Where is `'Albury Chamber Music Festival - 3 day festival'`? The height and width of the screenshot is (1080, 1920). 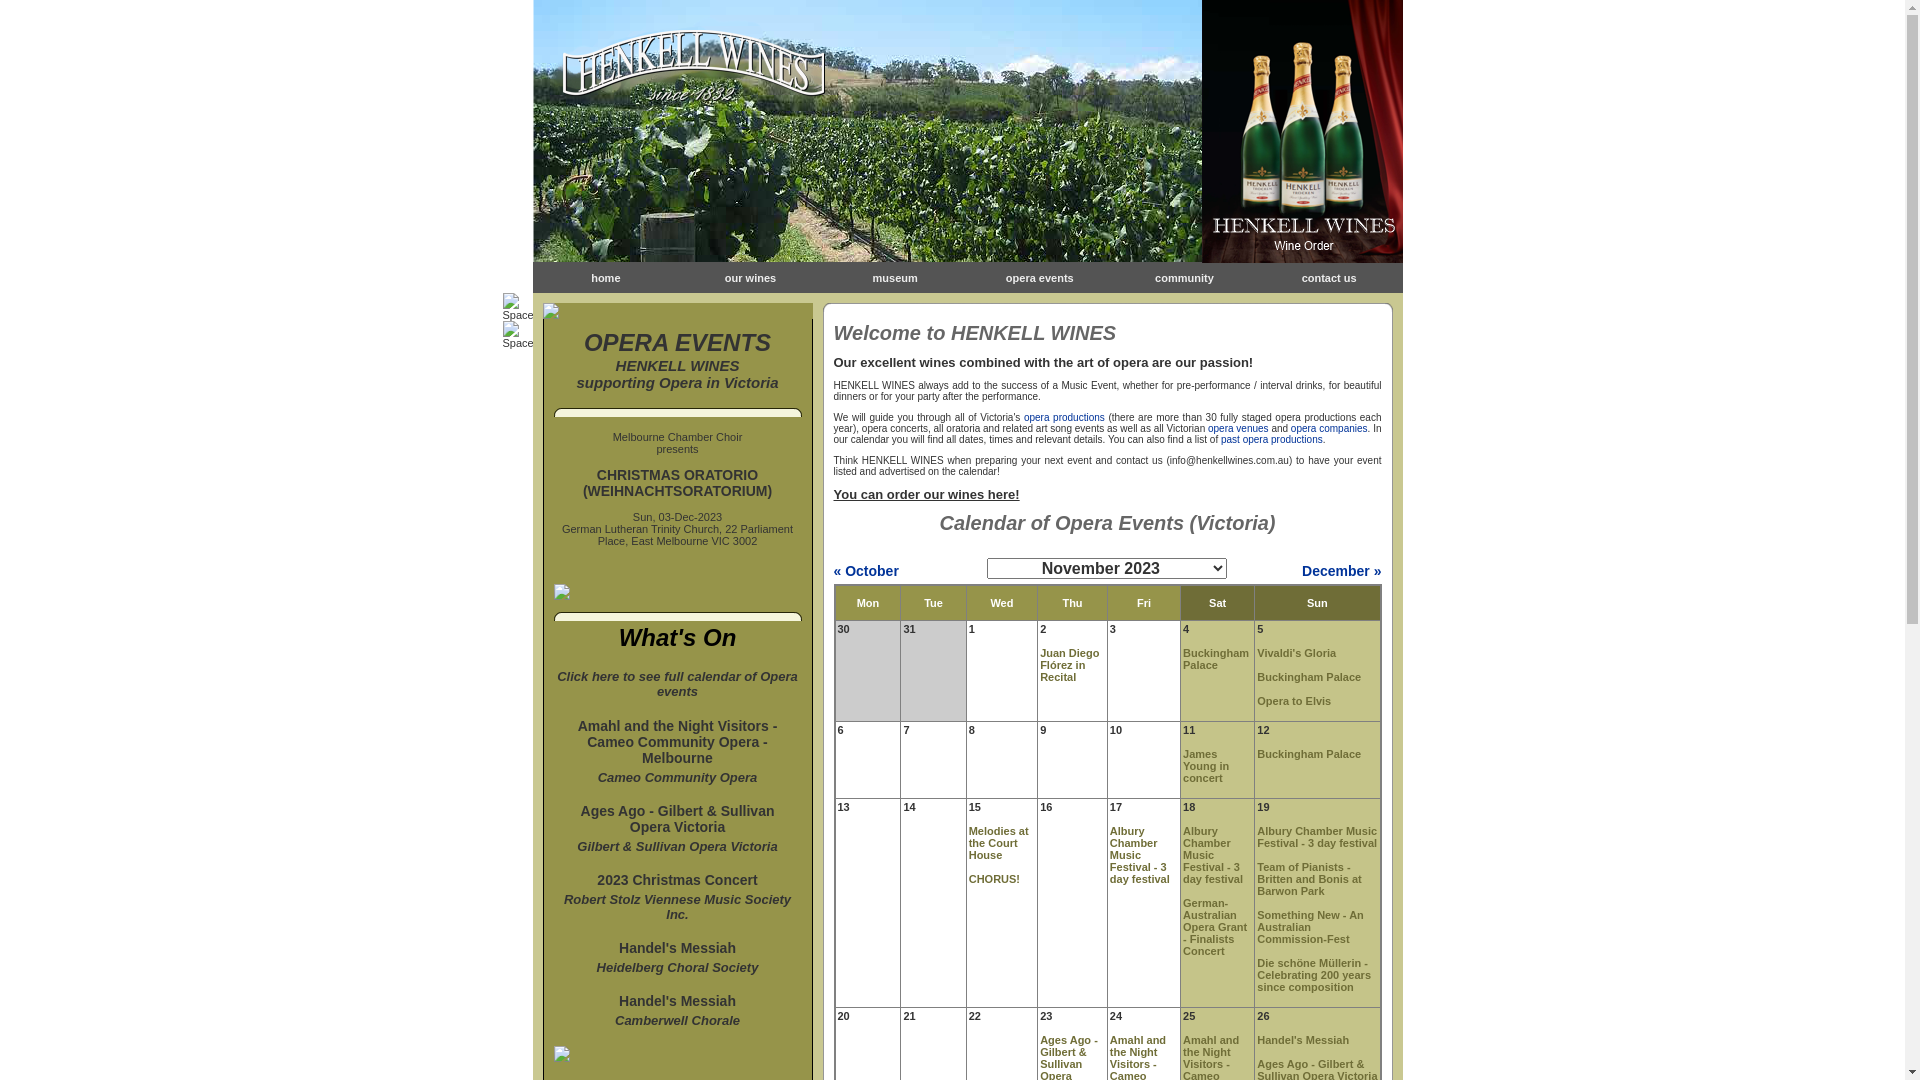
'Albury Chamber Music Festival - 3 day festival' is located at coordinates (1140, 855).